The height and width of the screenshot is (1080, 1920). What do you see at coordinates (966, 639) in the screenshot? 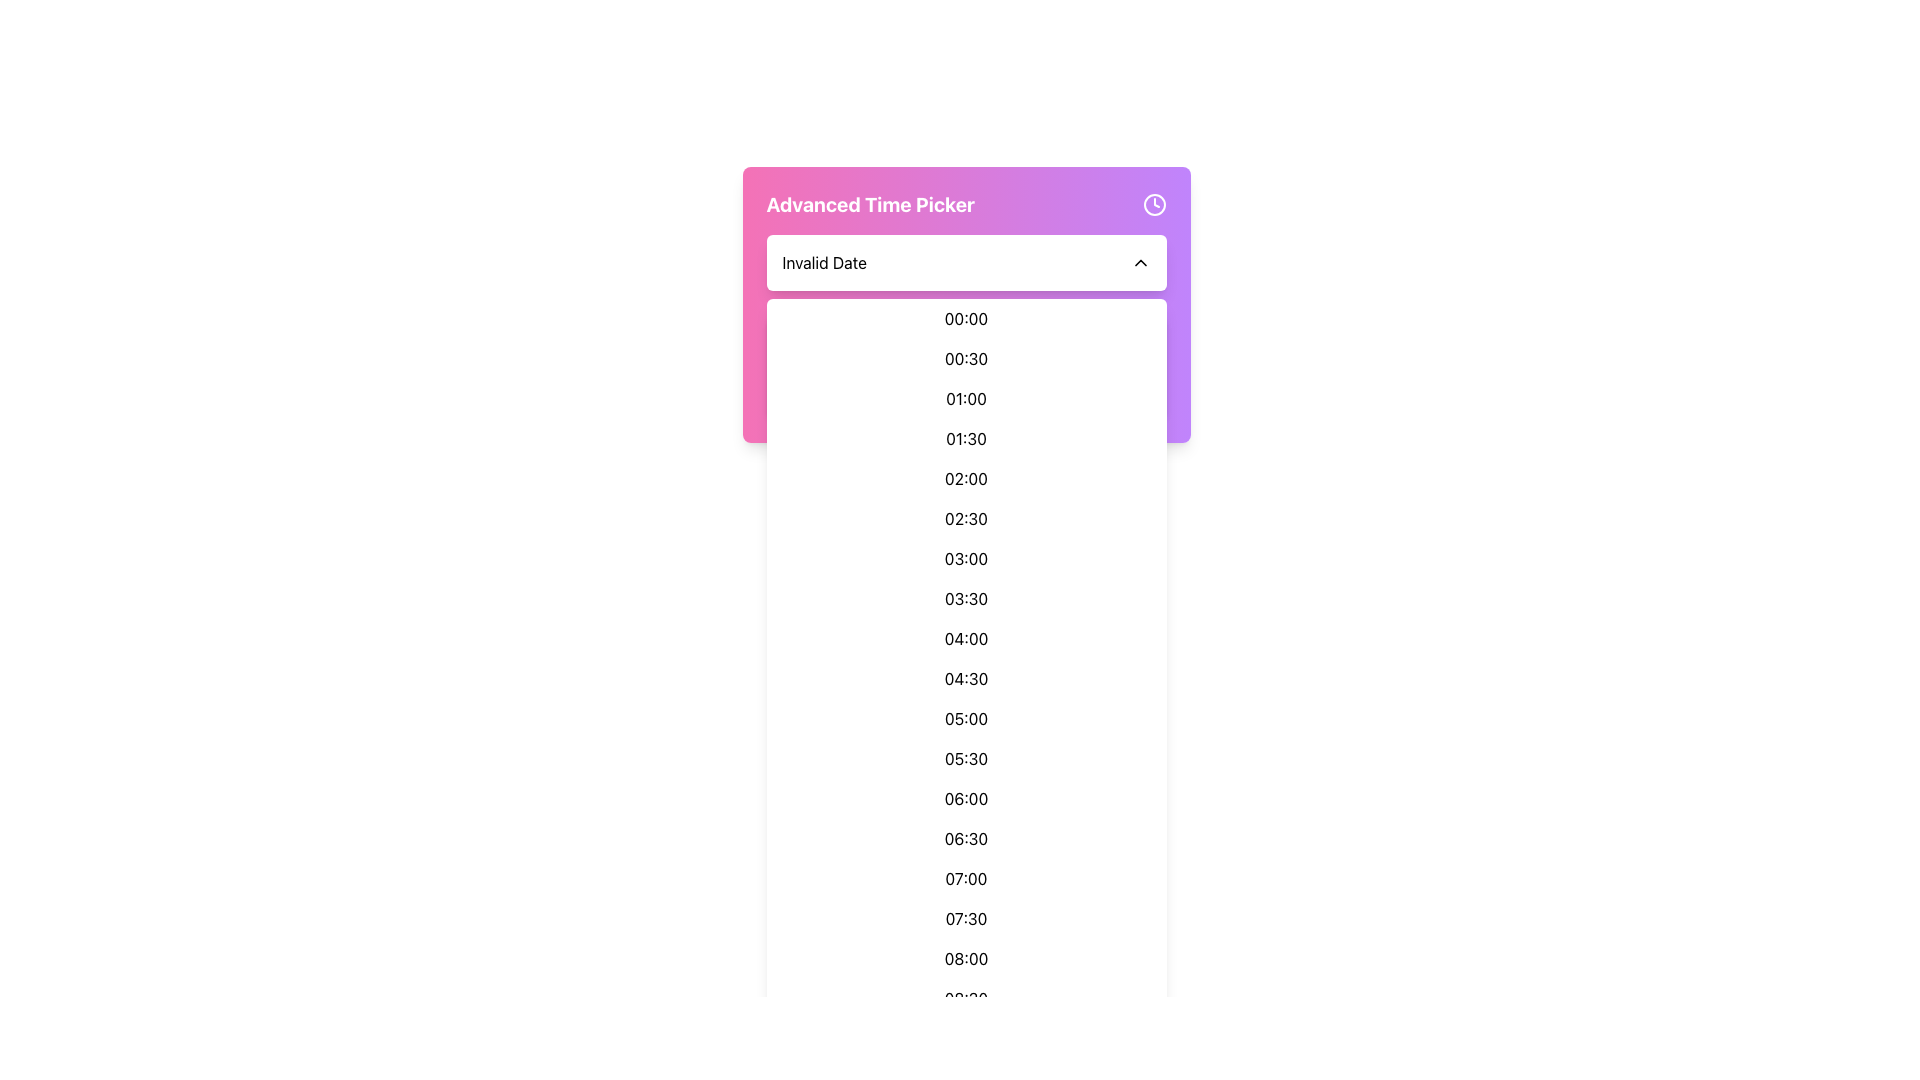
I see `the selectable time option '04:00' in the dropdown time picker to set the desired time input` at bounding box center [966, 639].